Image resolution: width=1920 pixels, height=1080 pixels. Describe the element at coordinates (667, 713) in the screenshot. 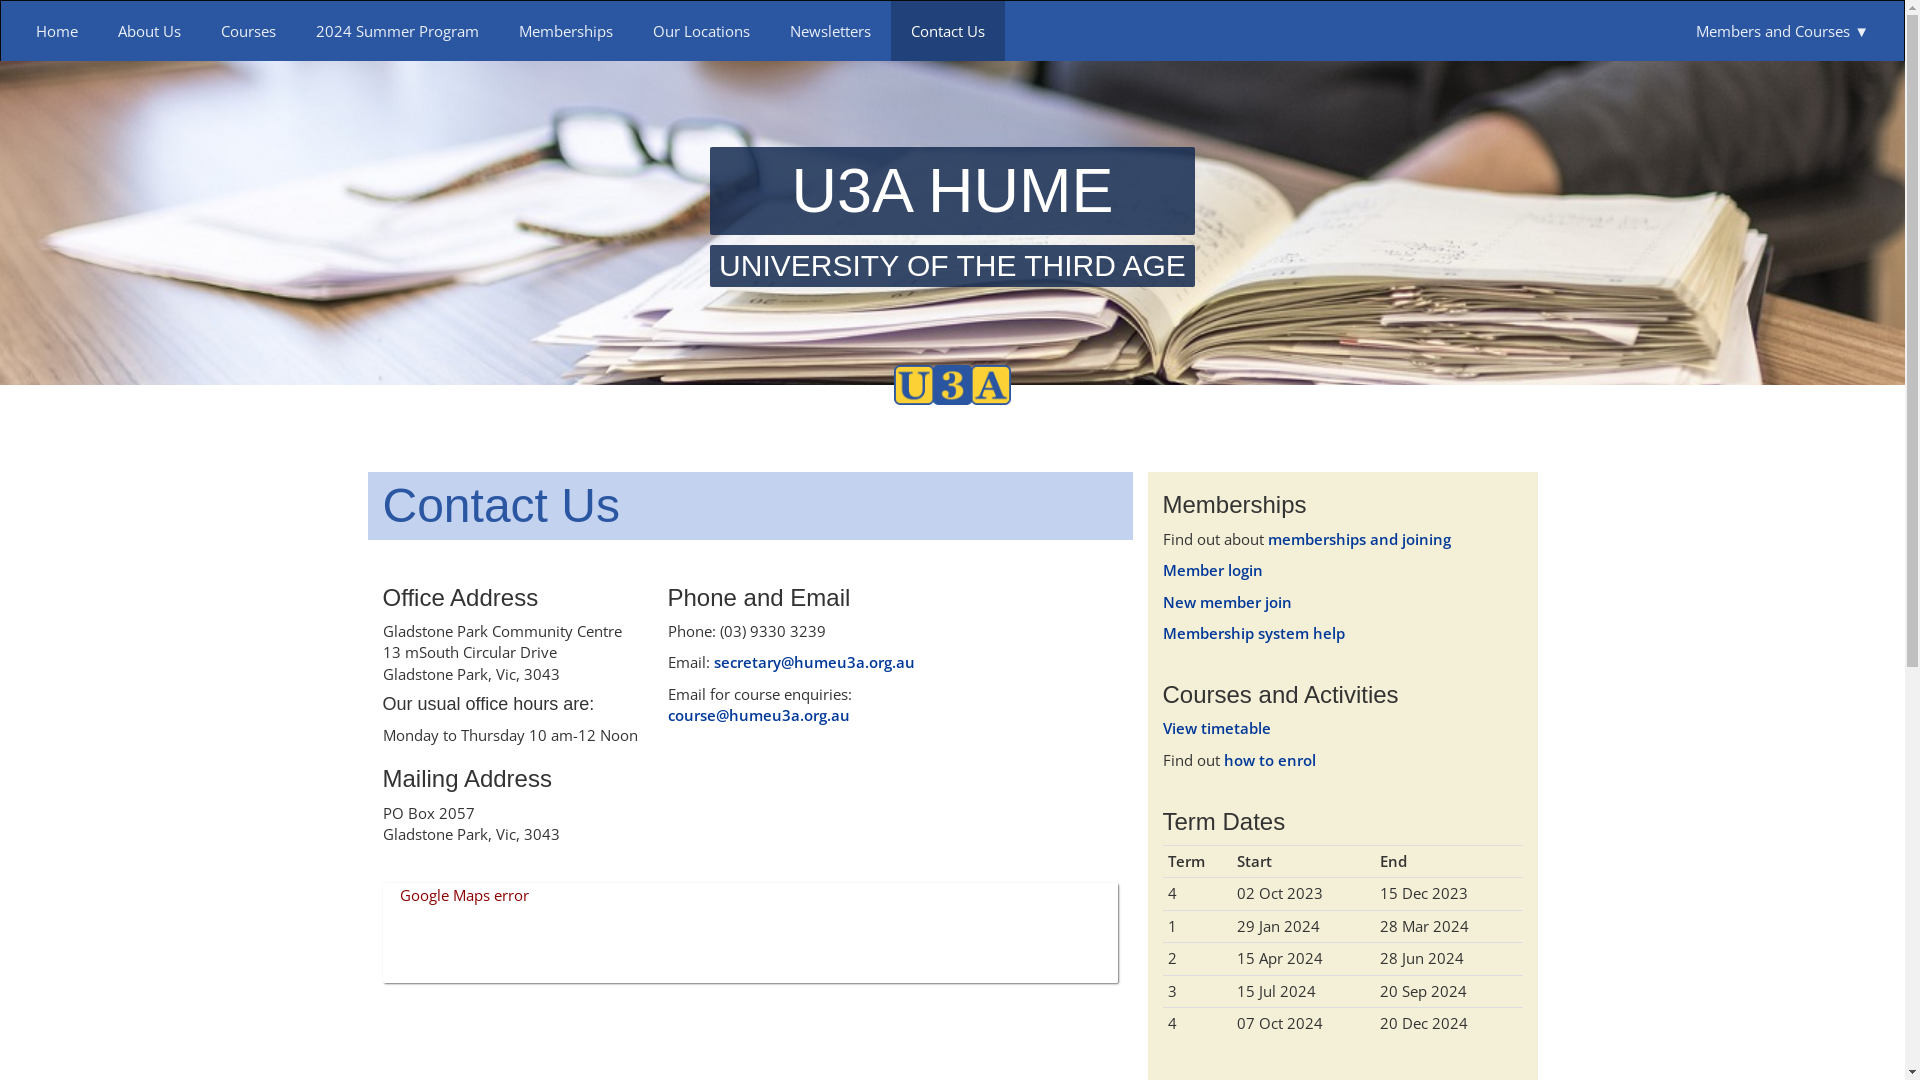

I see `'course@humeu3a.org.au'` at that location.